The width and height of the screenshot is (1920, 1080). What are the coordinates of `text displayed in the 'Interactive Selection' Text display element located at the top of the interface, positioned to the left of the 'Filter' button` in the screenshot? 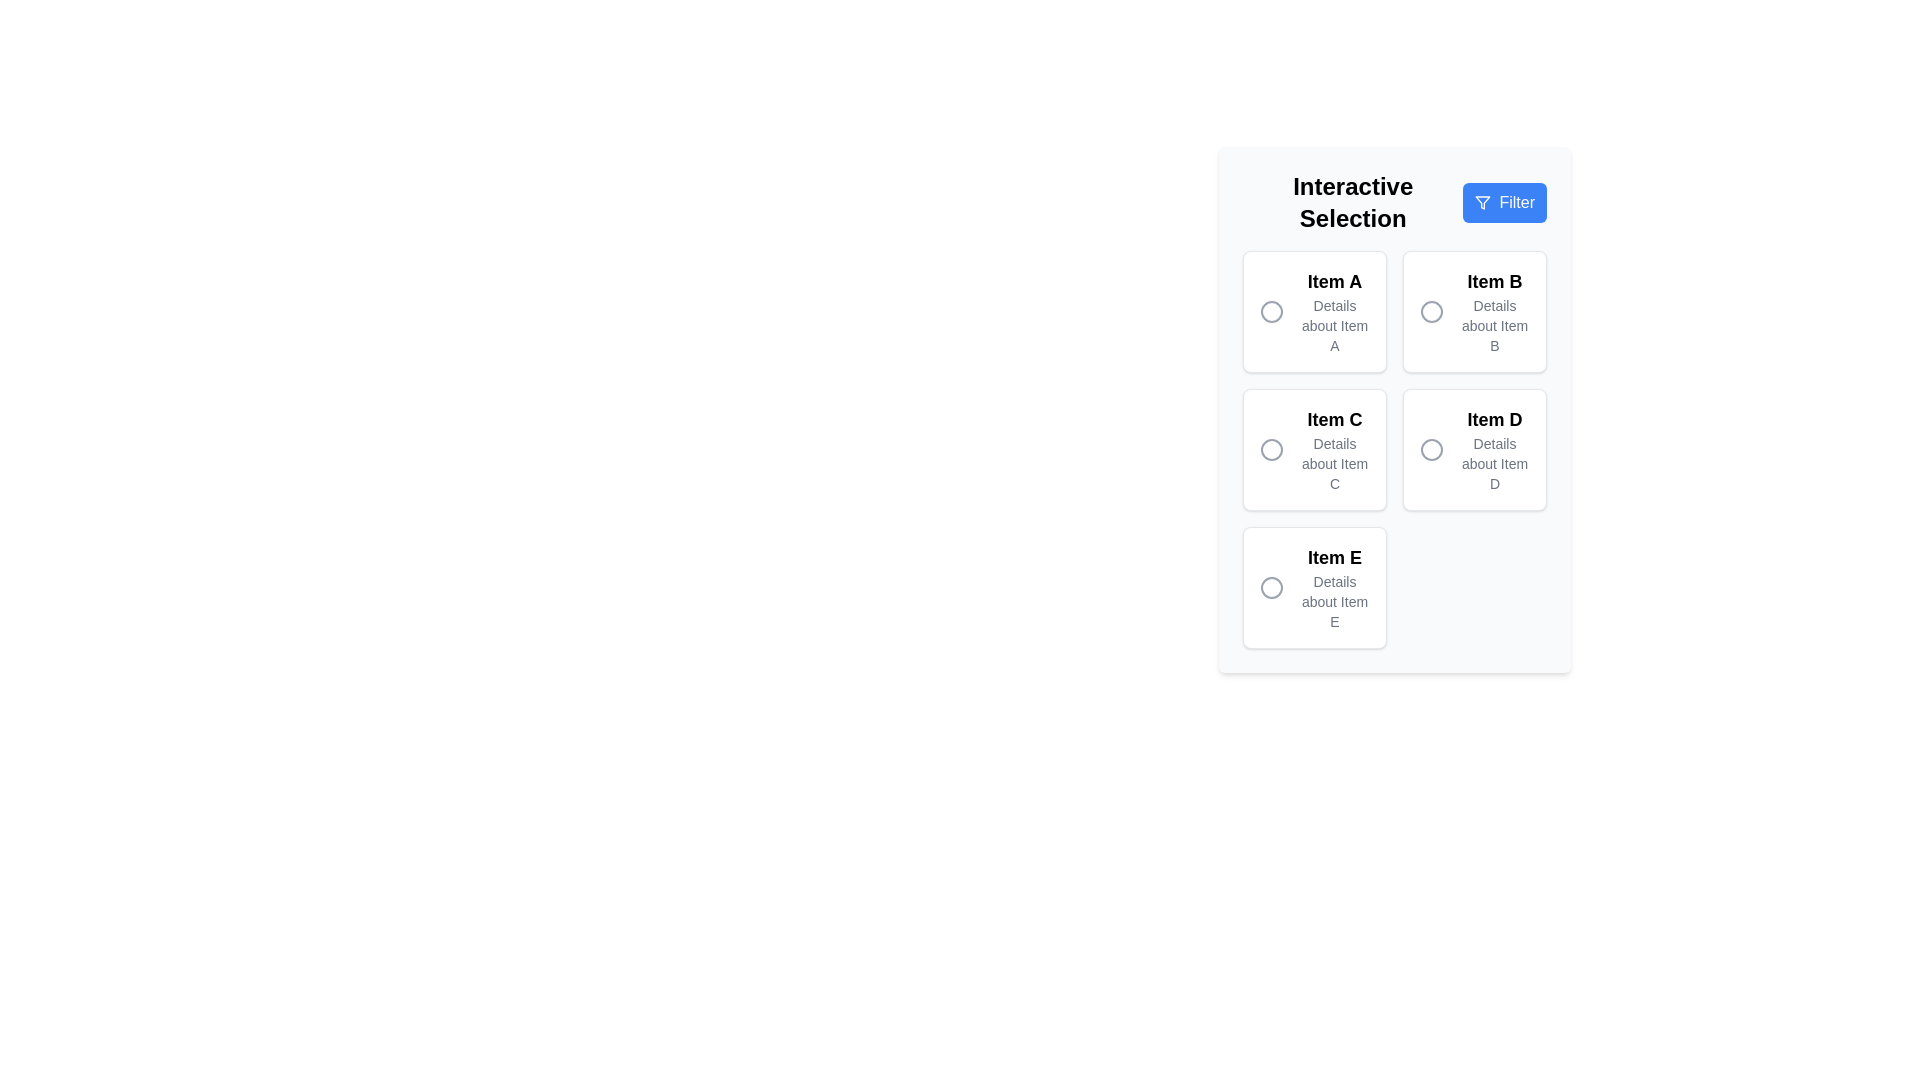 It's located at (1353, 203).